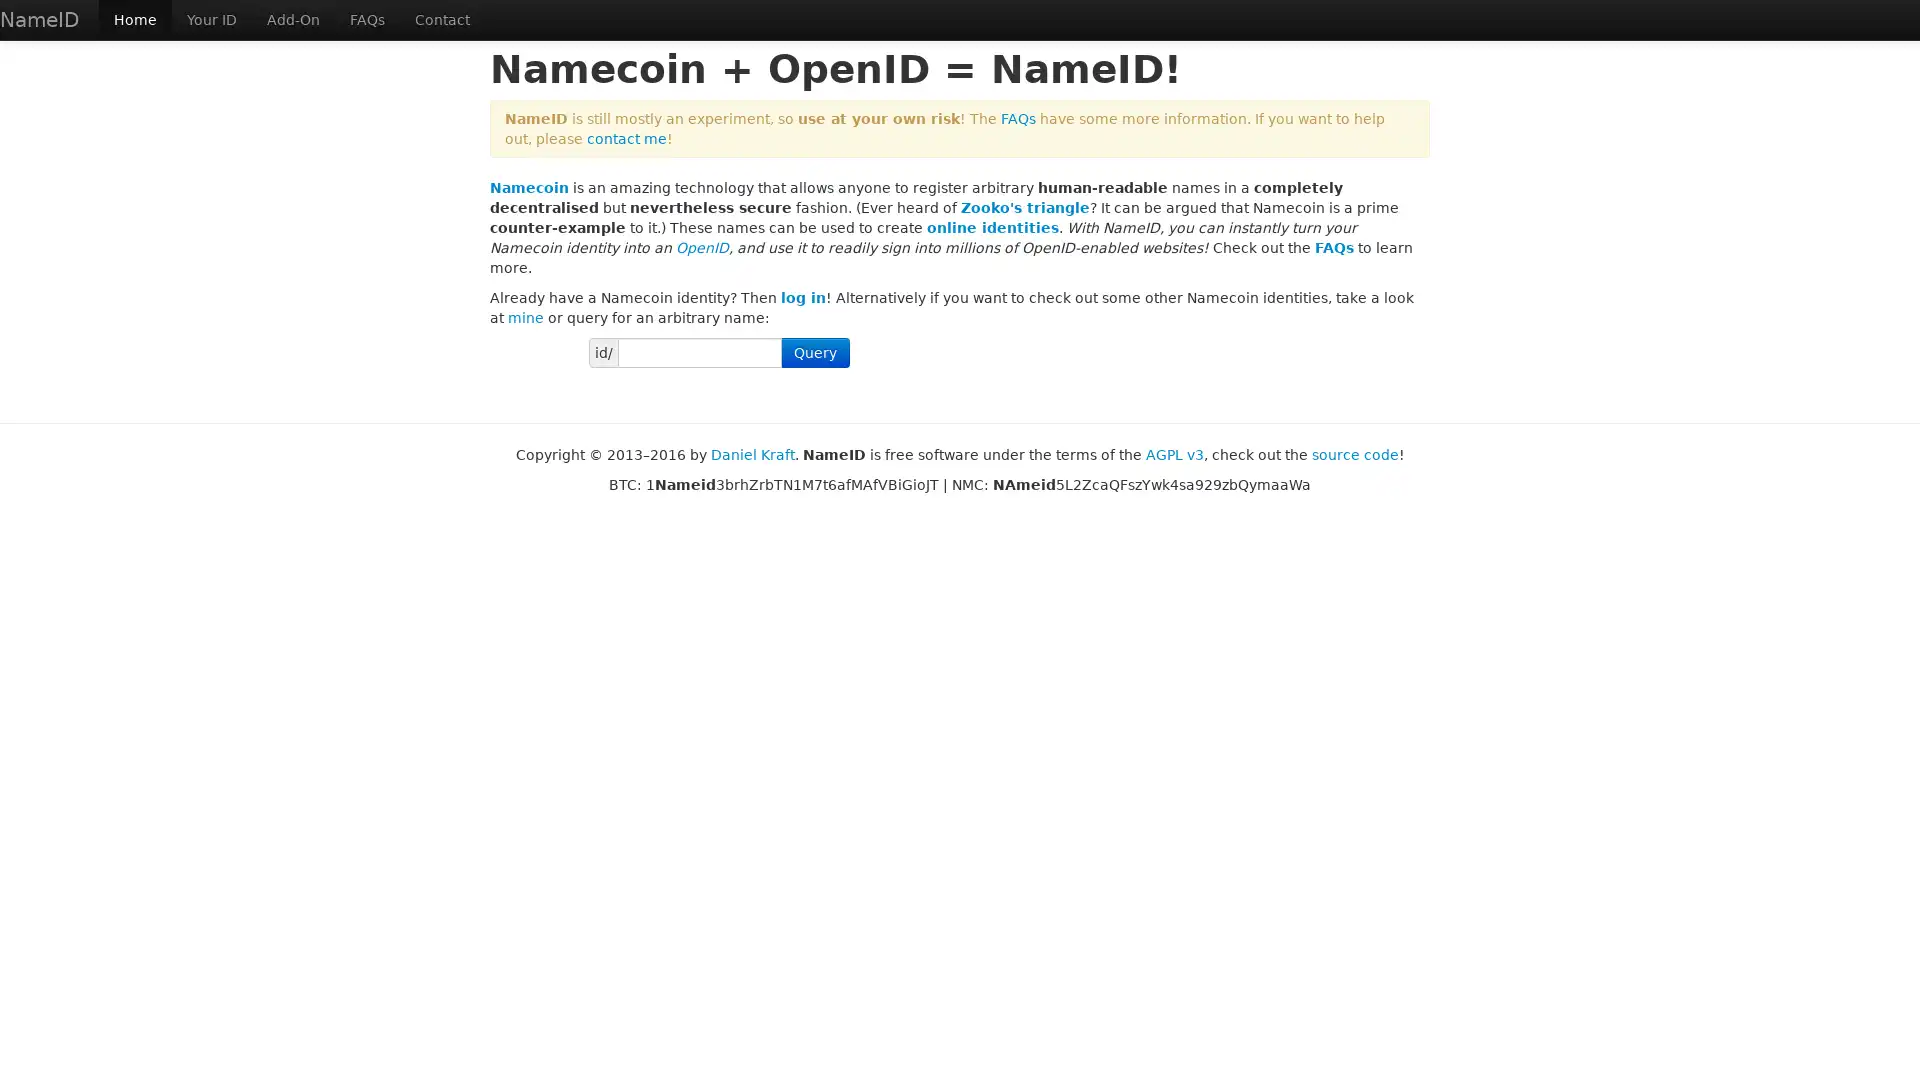 The width and height of the screenshot is (1920, 1080). I want to click on Query, so click(815, 352).